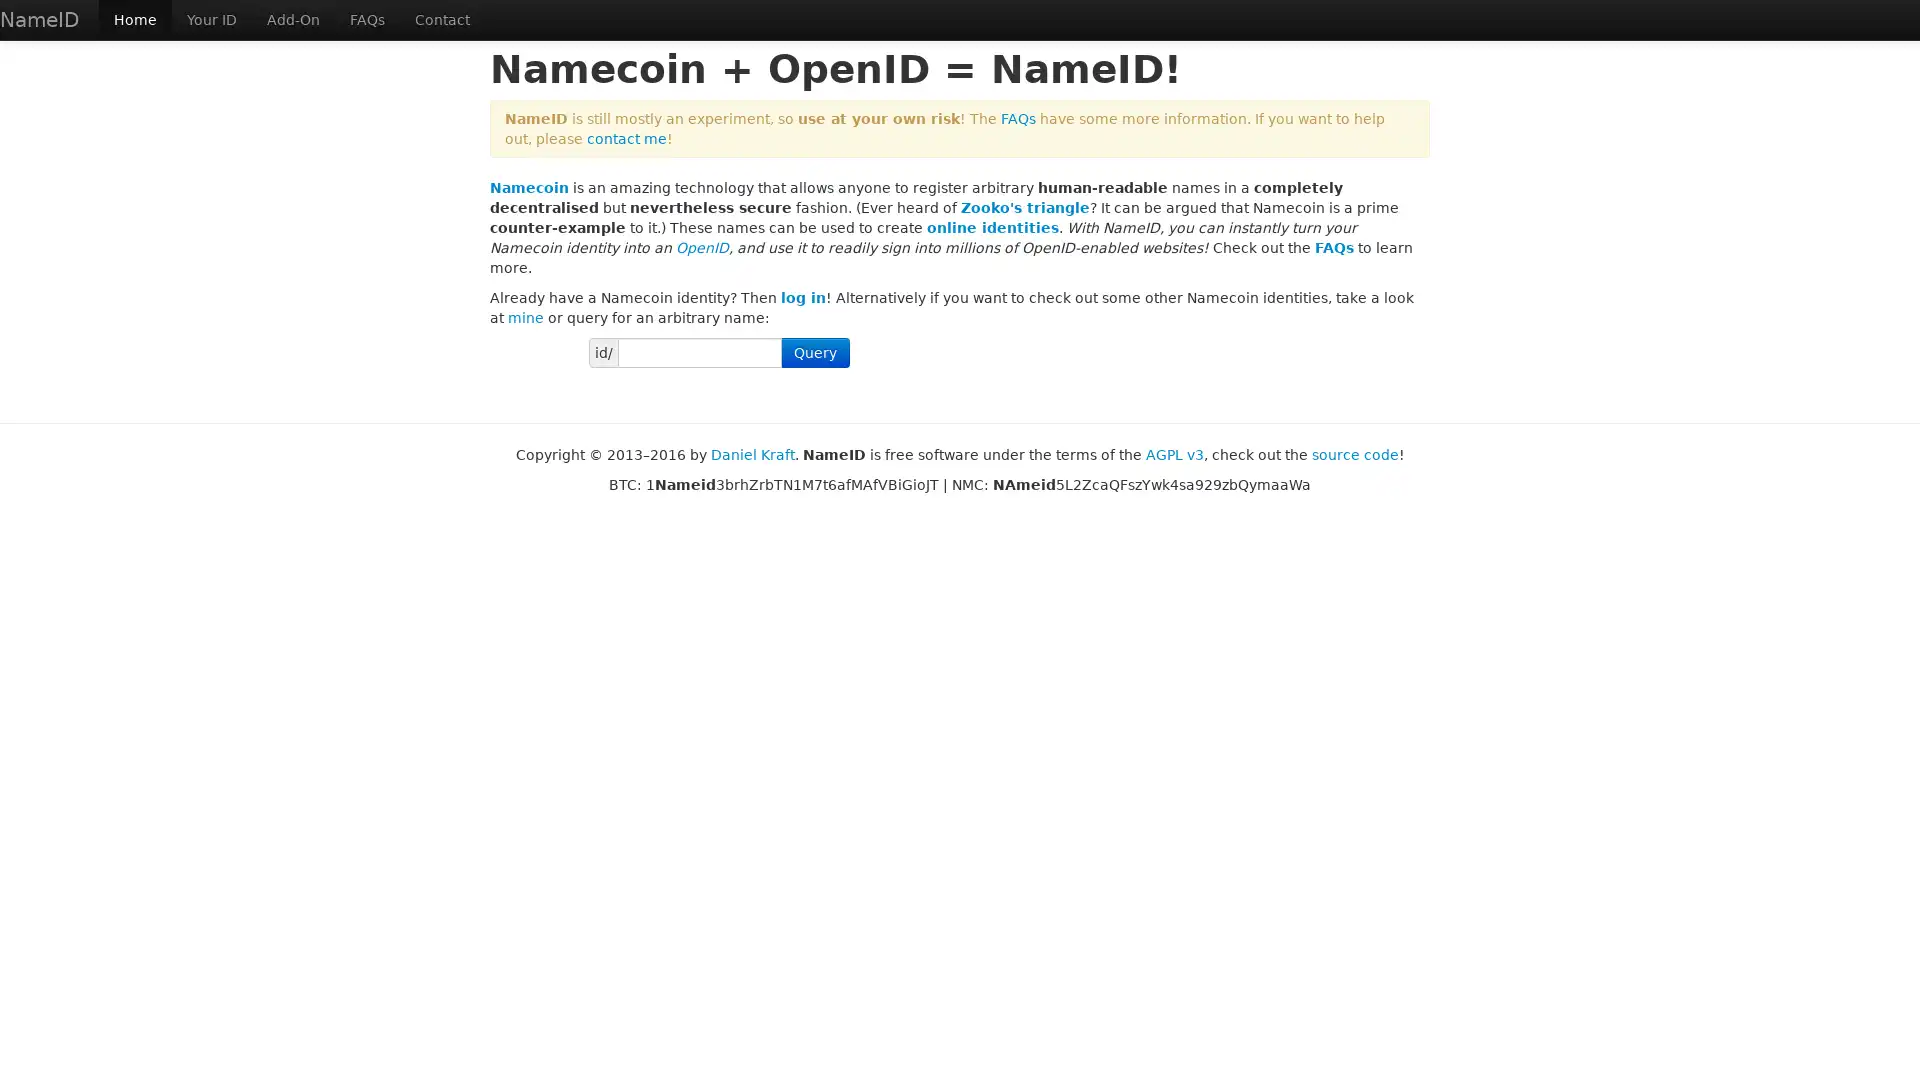 The width and height of the screenshot is (1920, 1080). I want to click on Query, so click(815, 352).